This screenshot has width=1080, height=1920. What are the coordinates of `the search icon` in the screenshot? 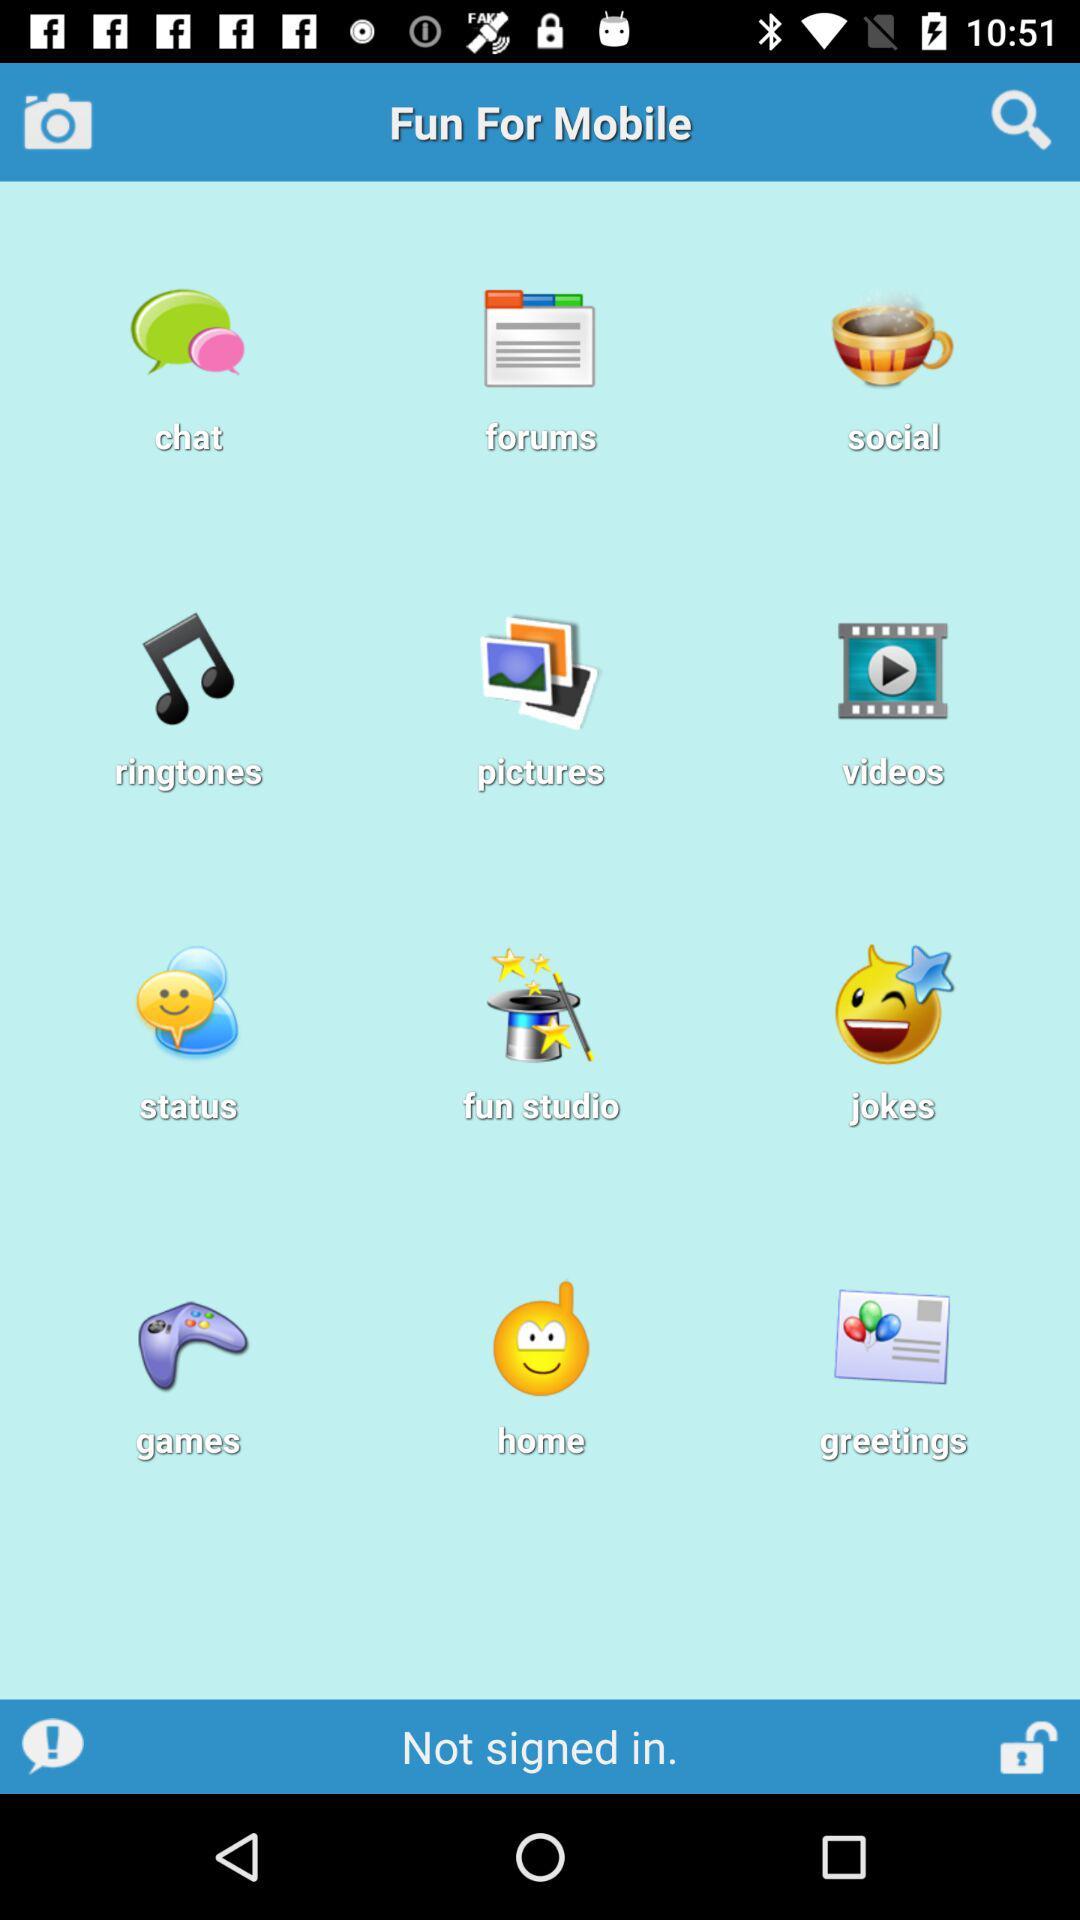 It's located at (1021, 120).